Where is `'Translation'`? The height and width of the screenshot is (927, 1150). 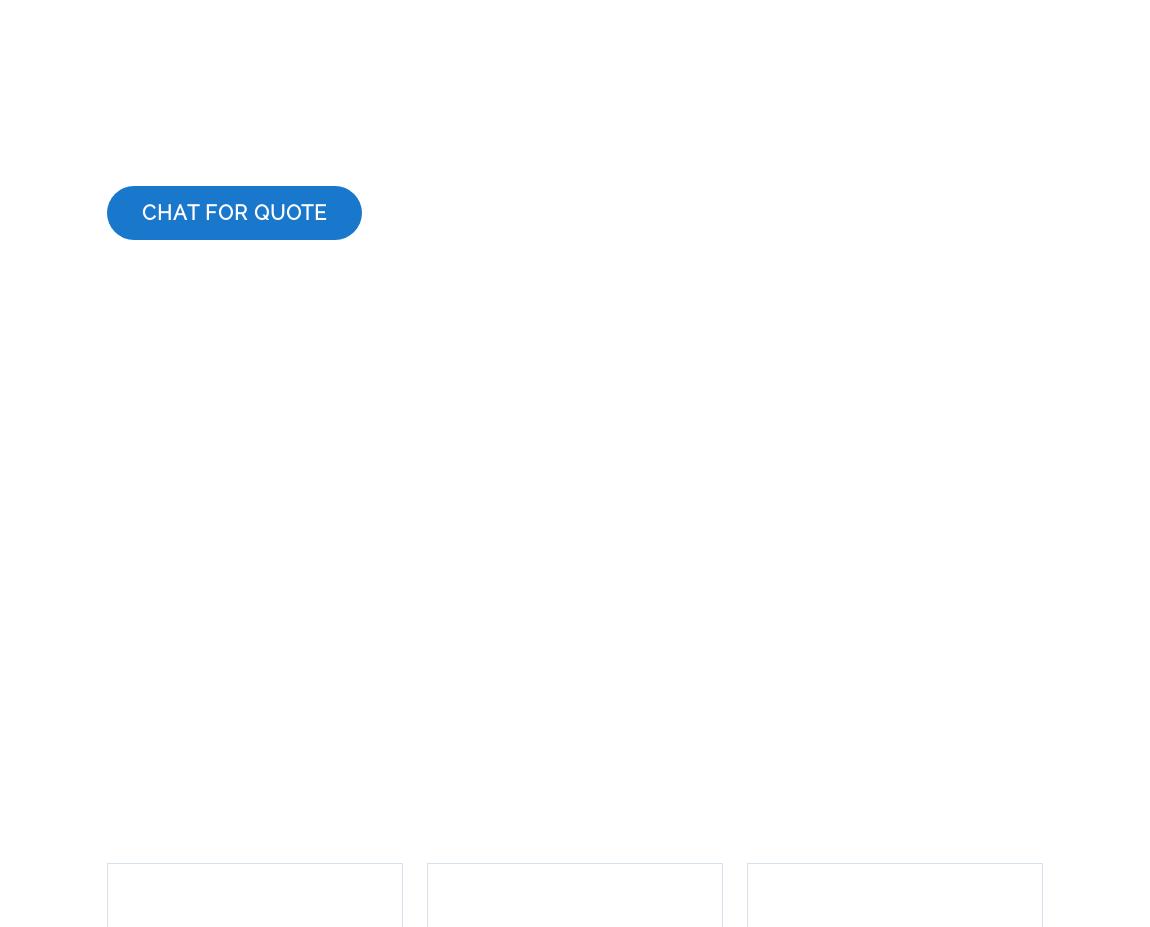
'Translation' is located at coordinates (125, 768).